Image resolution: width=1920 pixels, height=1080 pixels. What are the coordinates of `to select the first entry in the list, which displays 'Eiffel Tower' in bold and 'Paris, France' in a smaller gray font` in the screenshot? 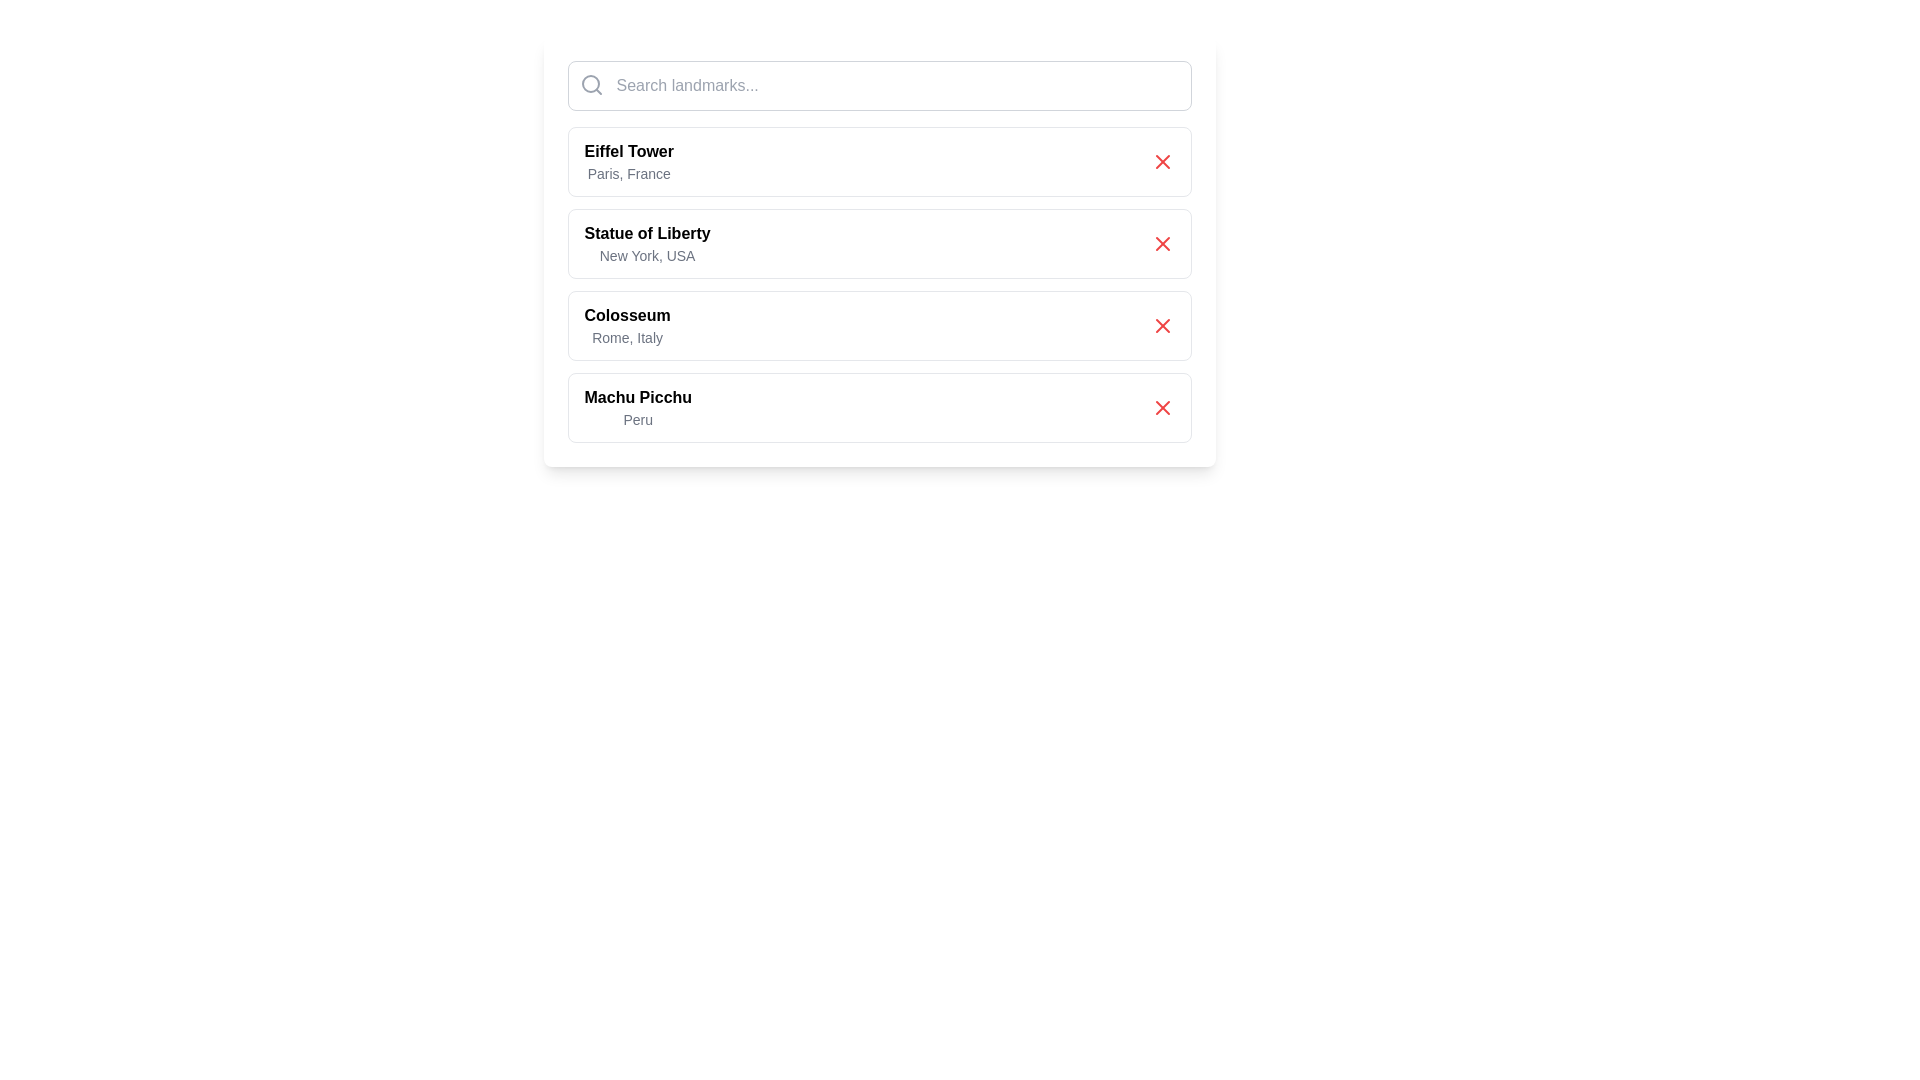 It's located at (628, 161).